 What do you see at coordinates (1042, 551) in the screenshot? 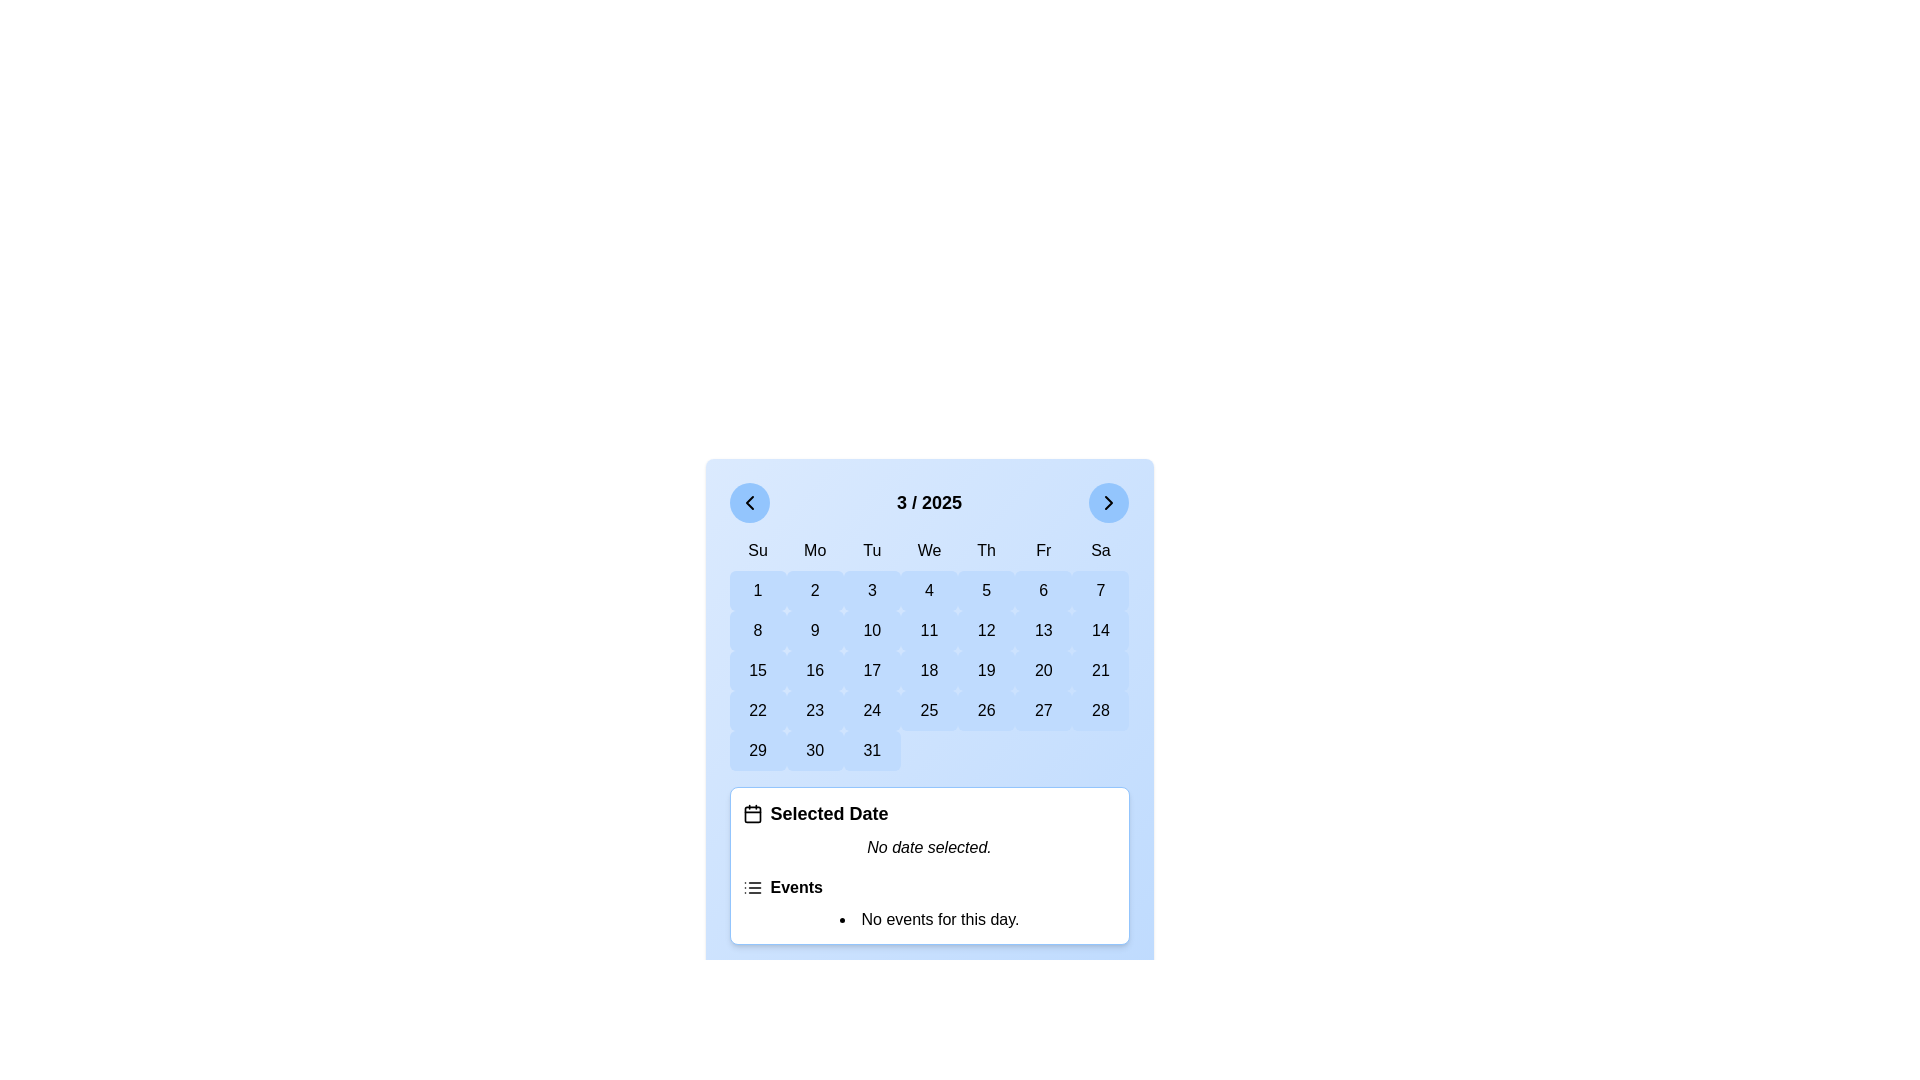
I see `the static label indicating 'Friday' in the weekly calendar view, which is the sixth header in the top row of the calendar` at bounding box center [1042, 551].